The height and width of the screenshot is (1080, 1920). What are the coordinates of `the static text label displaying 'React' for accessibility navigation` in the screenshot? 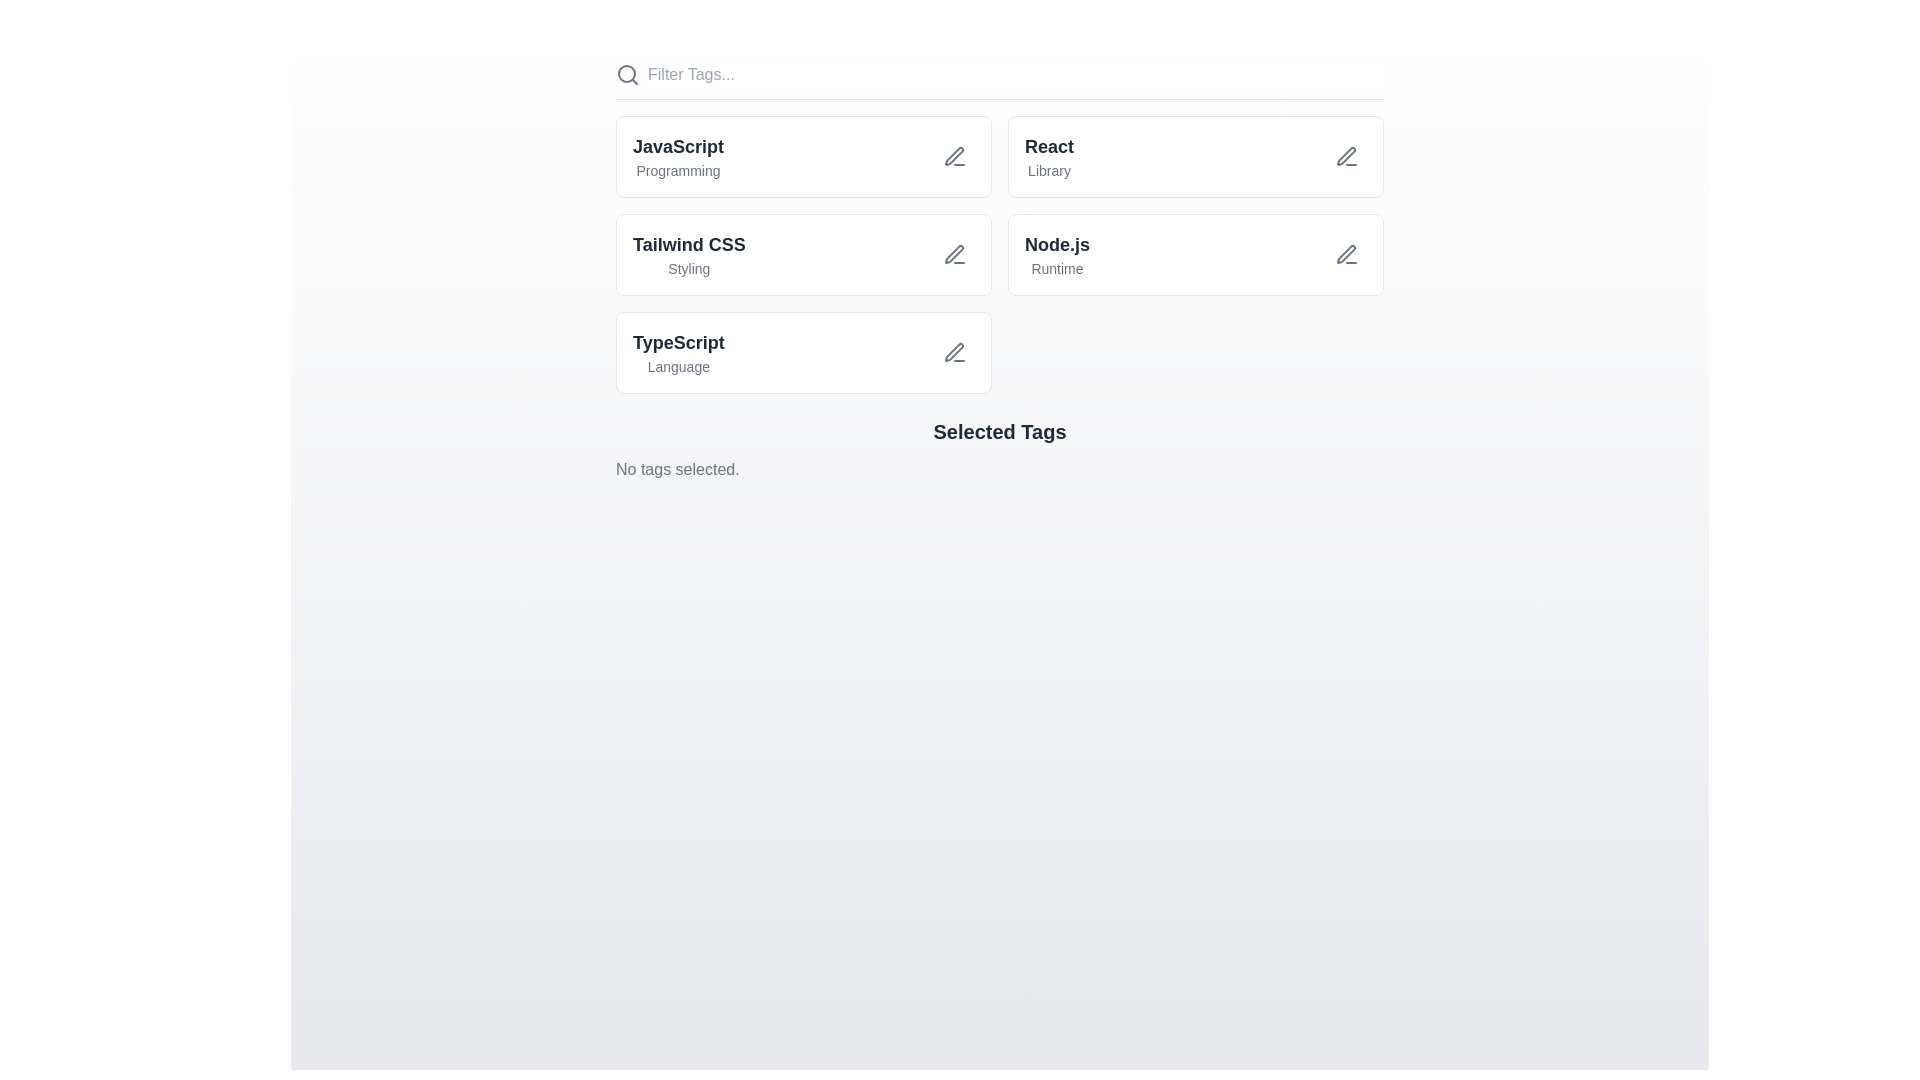 It's located at (1048, 145).